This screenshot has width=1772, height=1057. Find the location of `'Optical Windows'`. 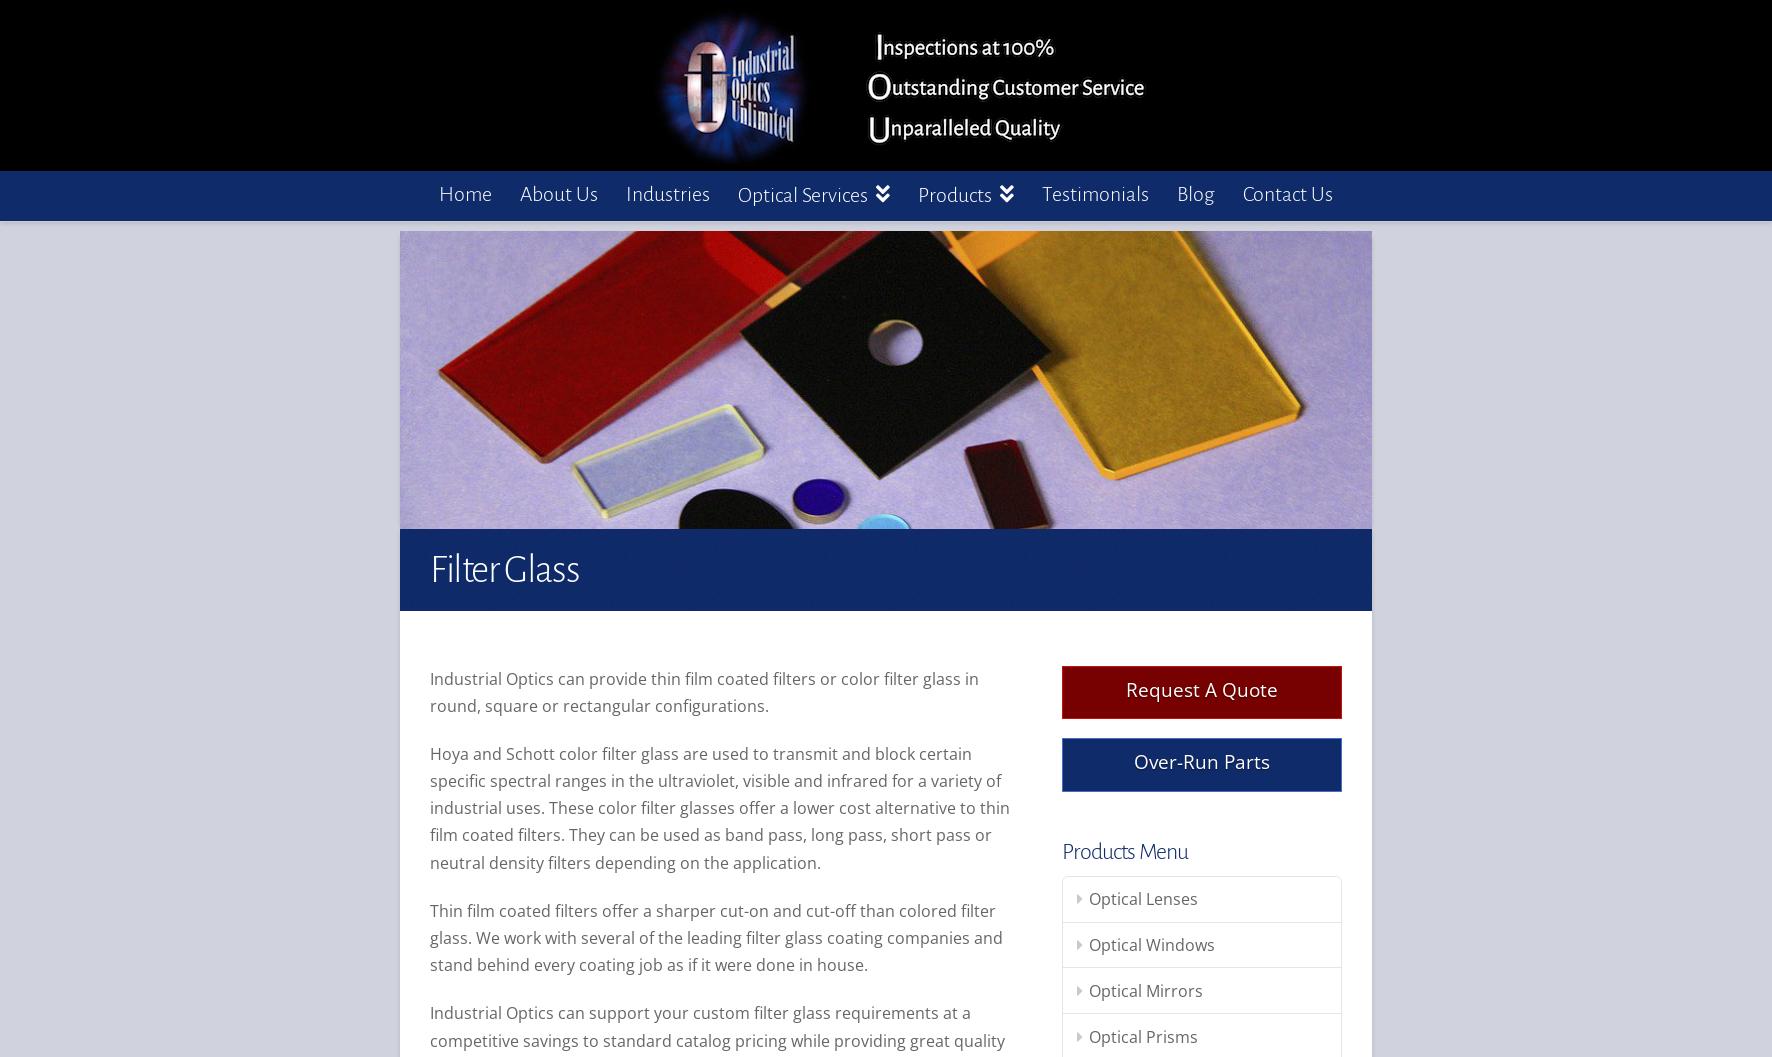

'Optical Windows' is located at coordinates (1150, 944).